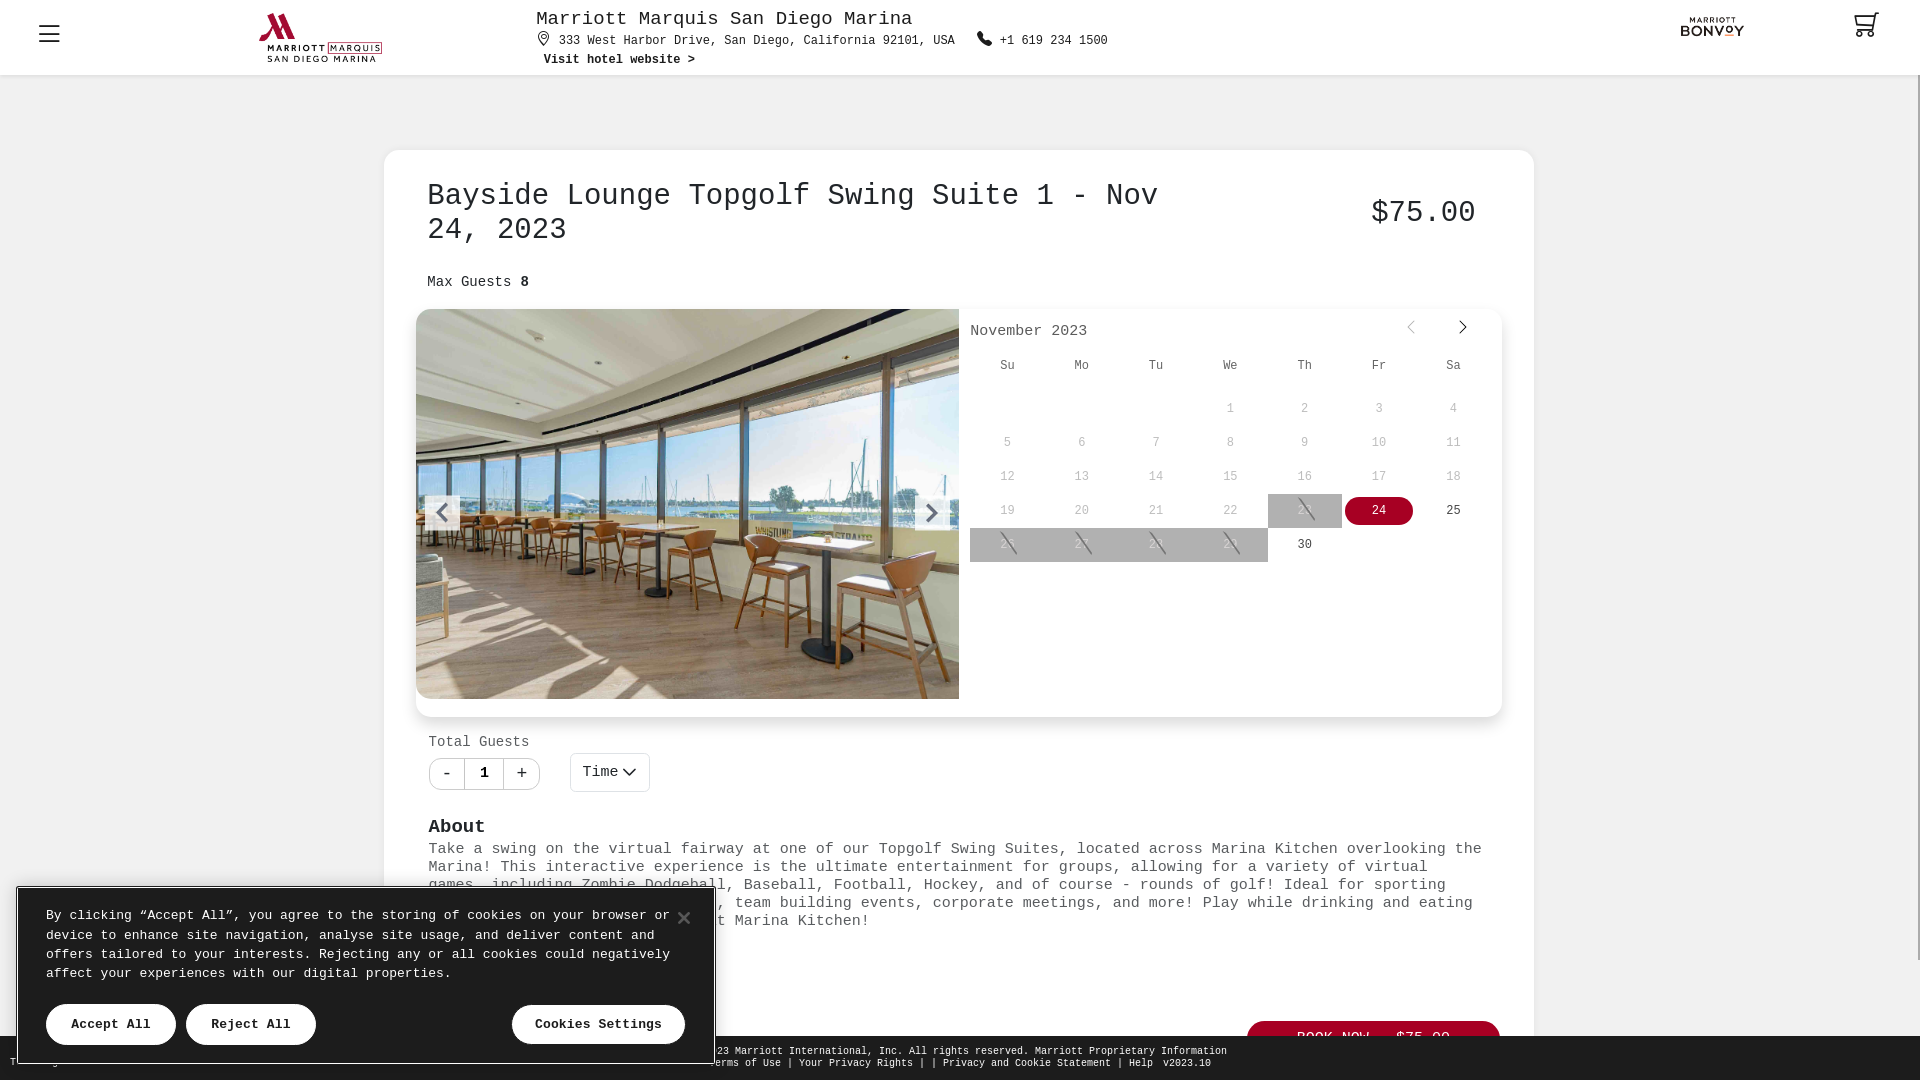  Describe the element at coordinates (1270, 509) in the screenshot. I see `'23'` at that location.